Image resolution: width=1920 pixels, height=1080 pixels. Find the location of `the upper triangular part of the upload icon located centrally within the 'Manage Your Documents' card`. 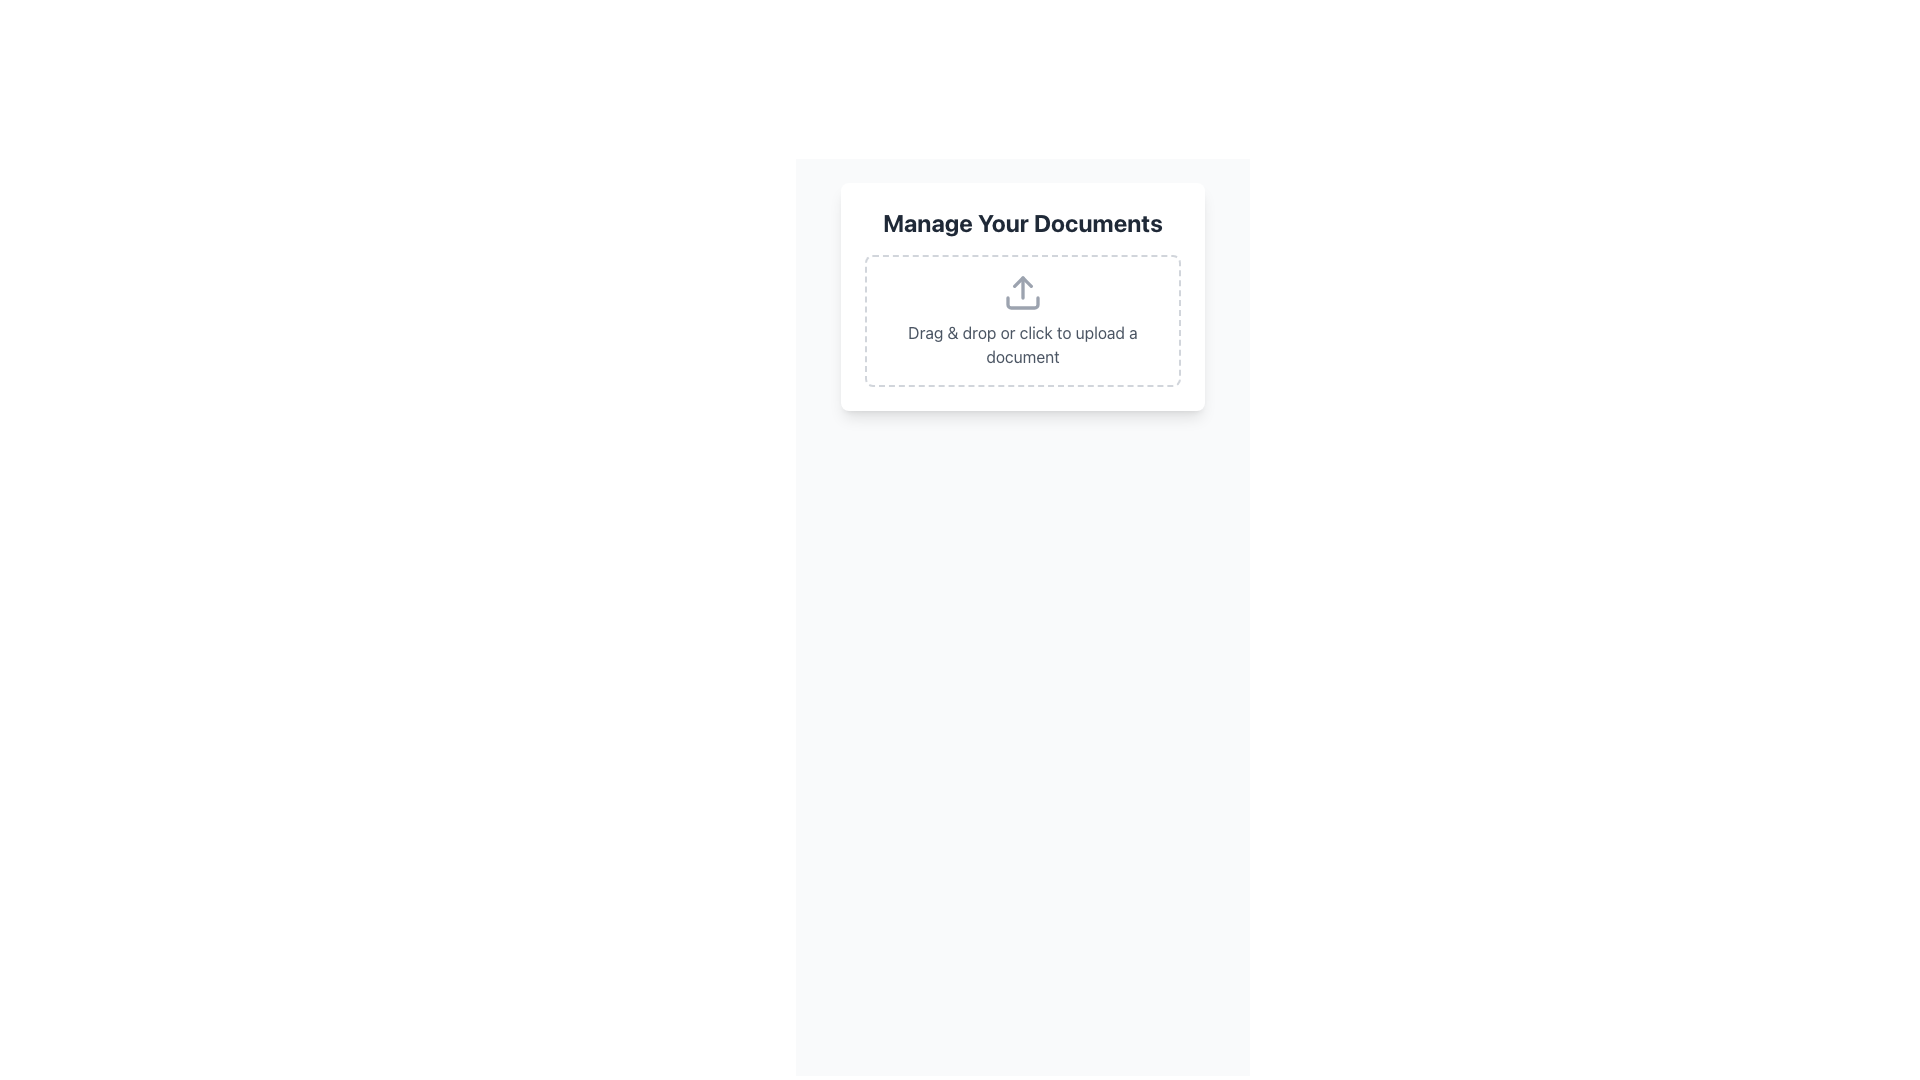

the upper triangular part of the upload icon located centrally within the 'Manage Your Documents' card is located at coordinates (1022, 282).